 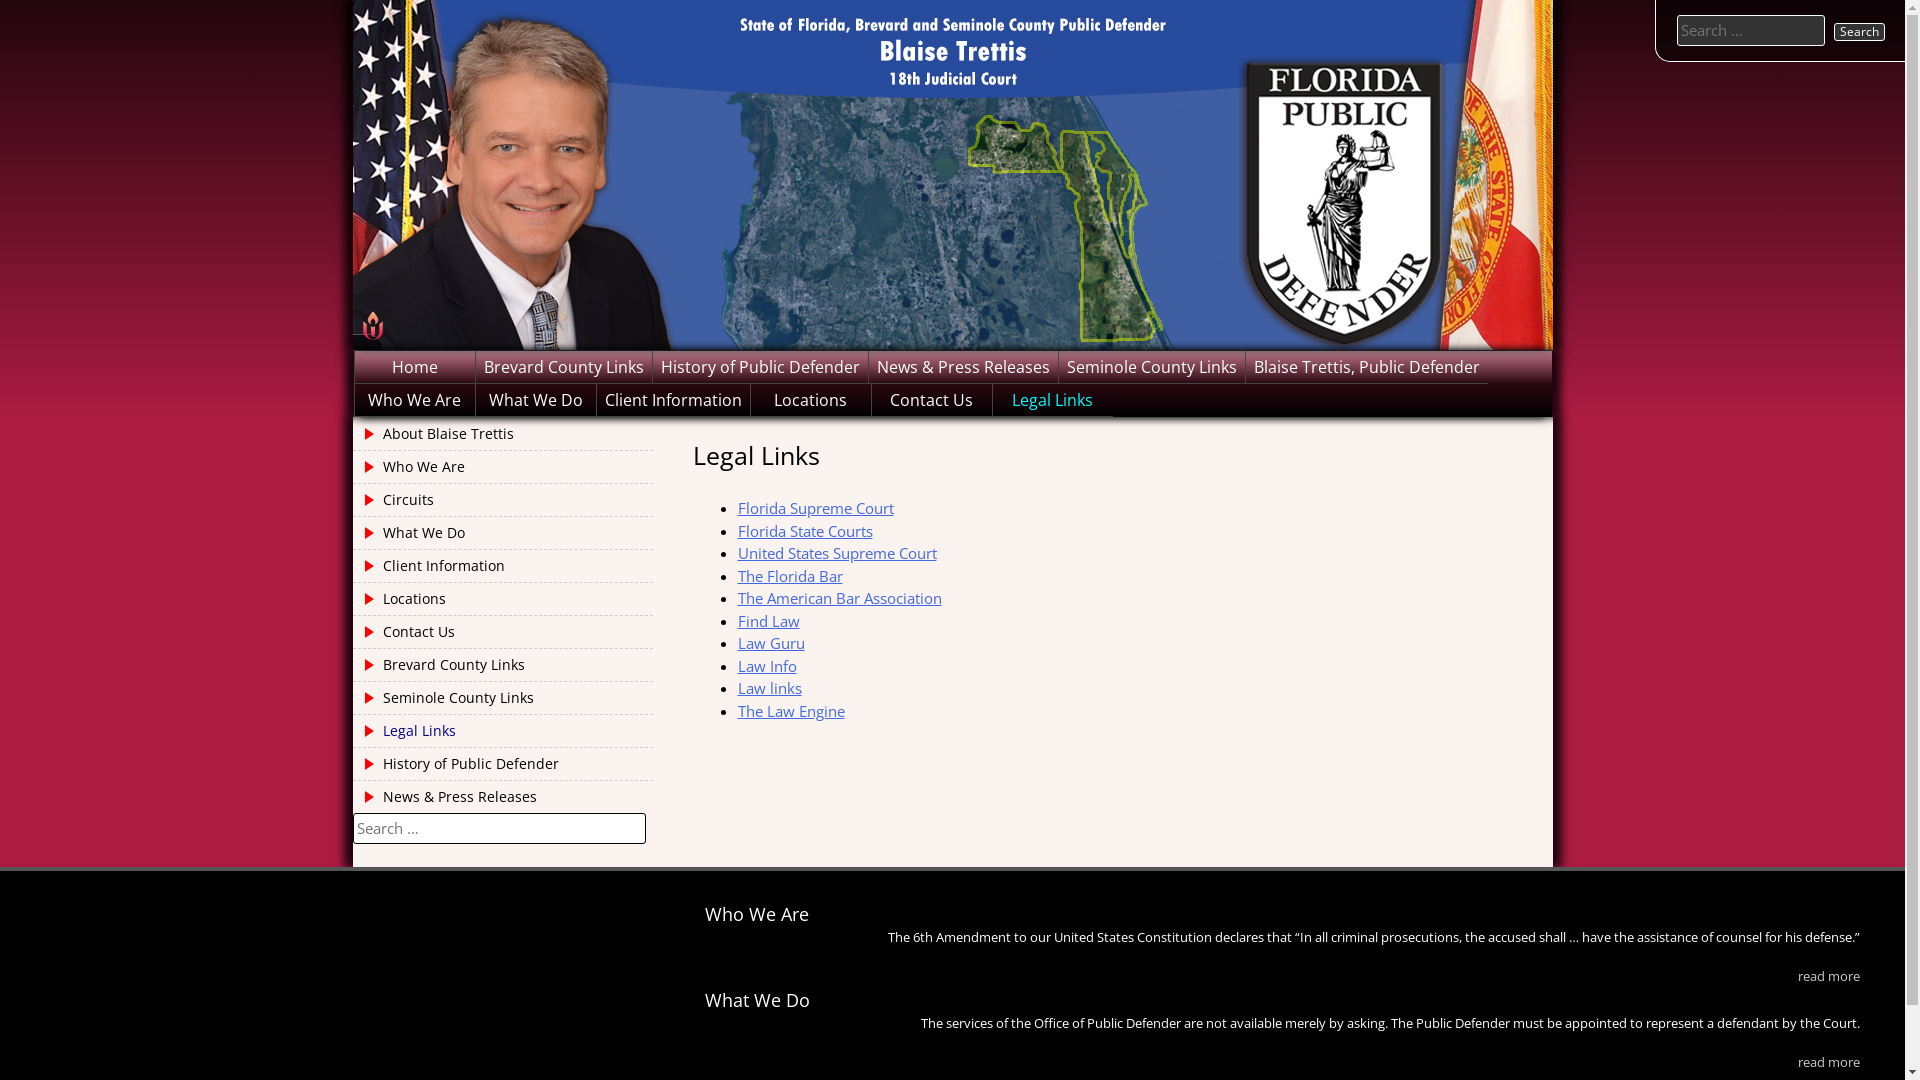 I want to click on 'Circuits', so click(x=502, y=499).